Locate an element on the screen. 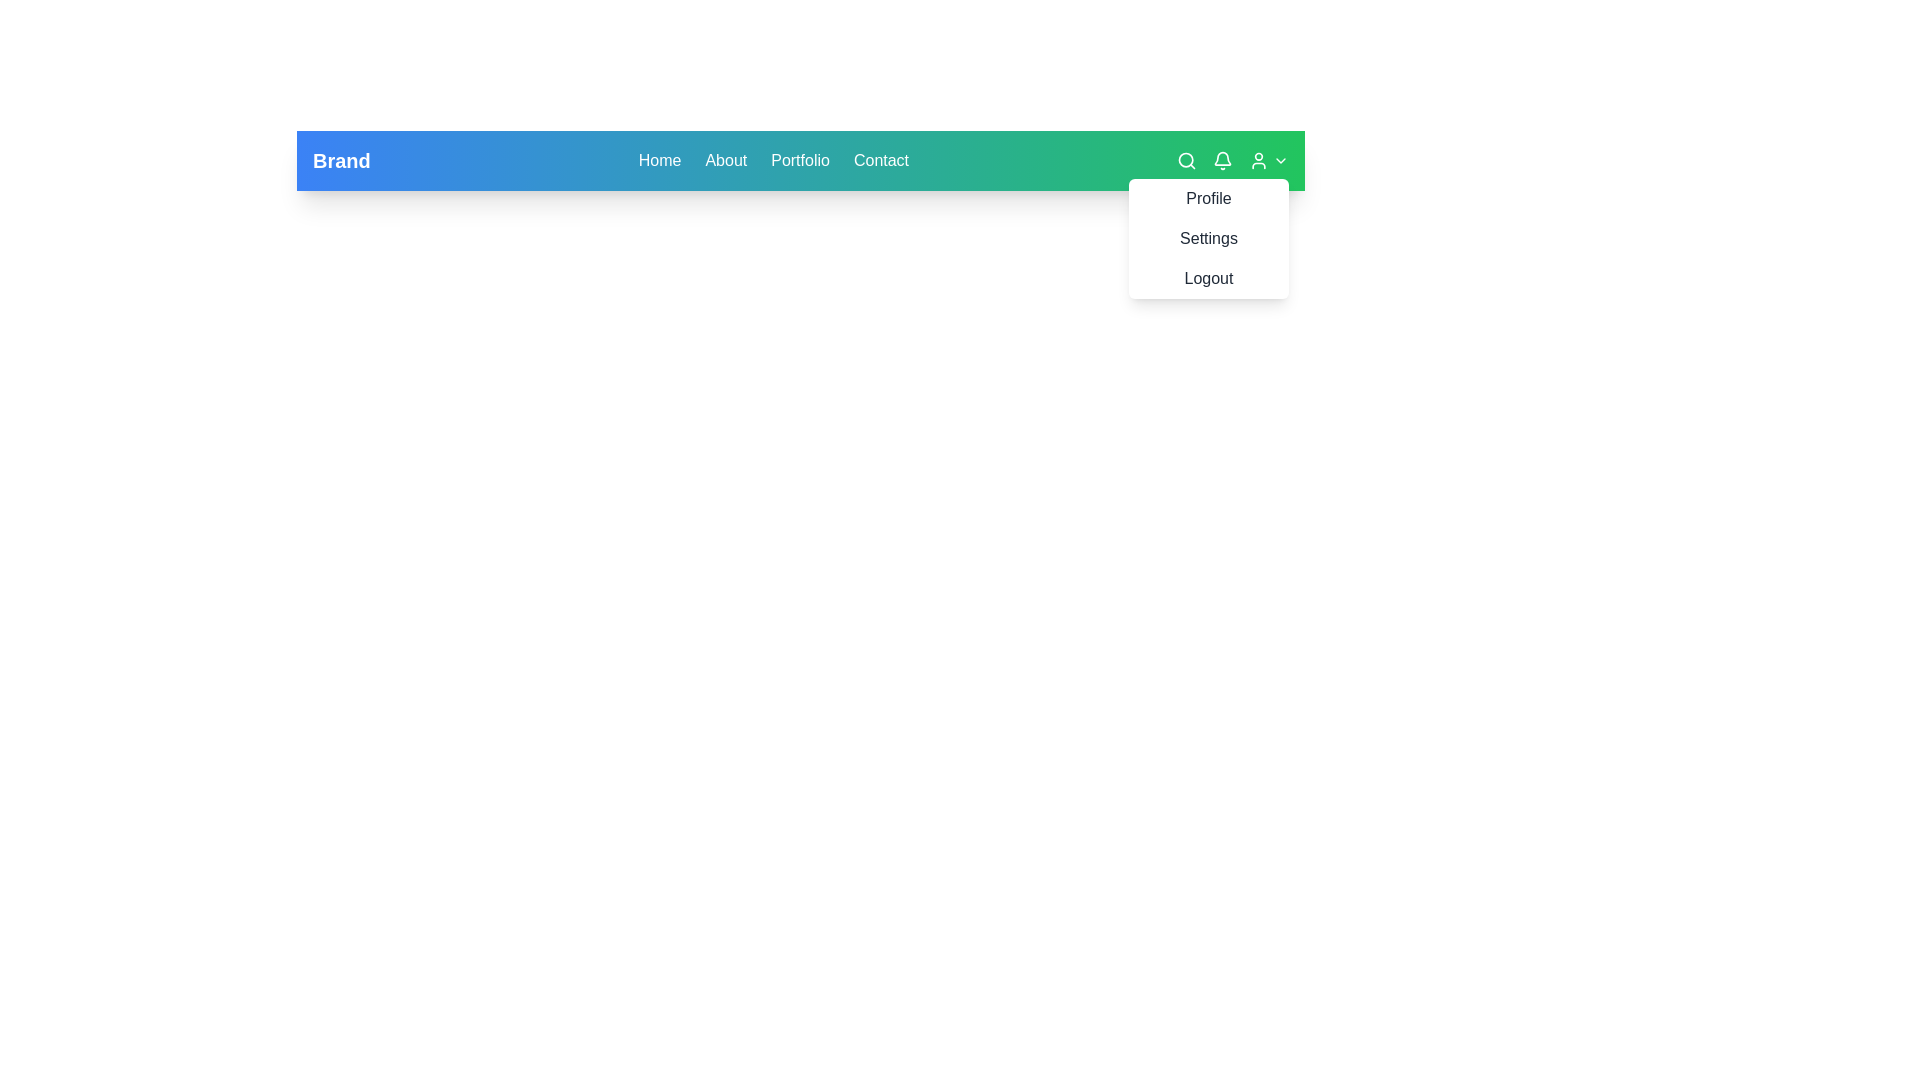  to navigate or interact with the 'Settings' option in the dropdown menu located at the top-right corner of the interface is located at coordinates (1208, 238).